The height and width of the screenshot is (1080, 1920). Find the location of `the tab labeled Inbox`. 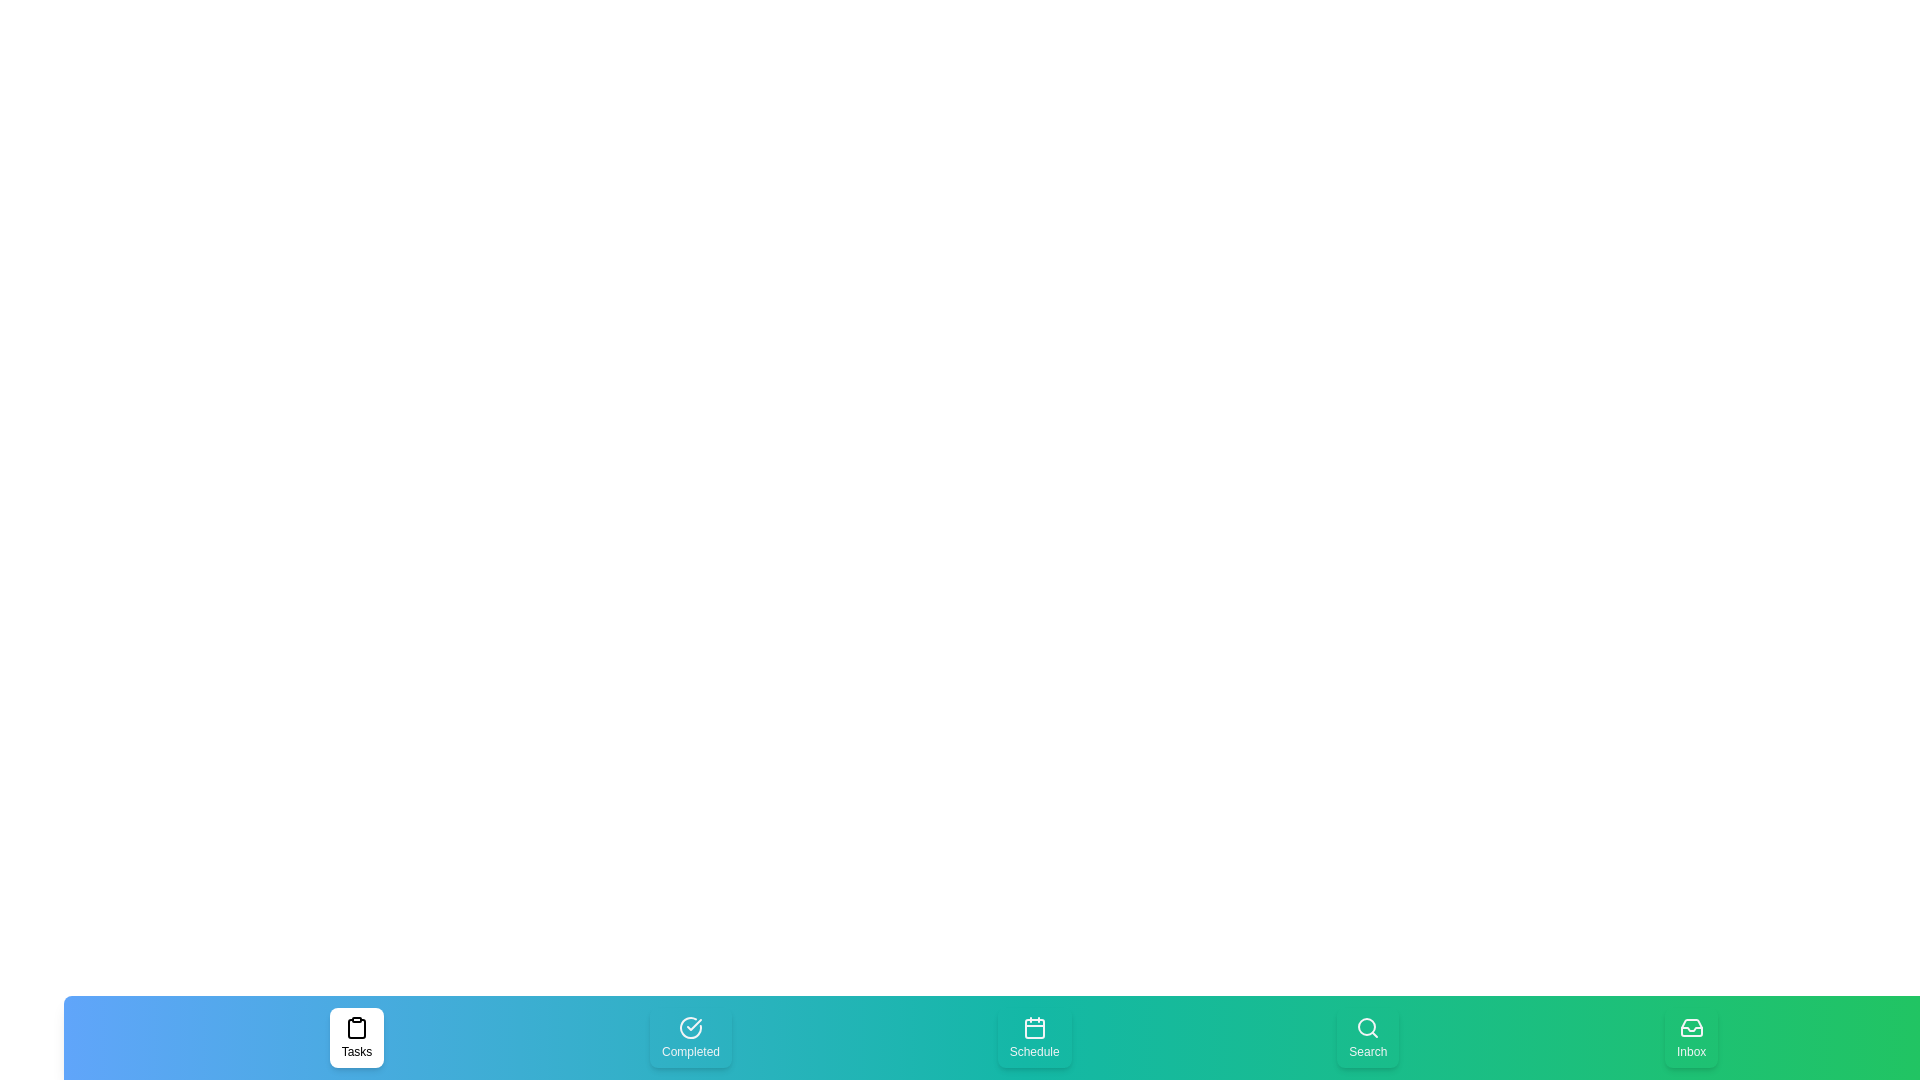

the tab labeled Inbox is located at coordinates (1690, 1036).